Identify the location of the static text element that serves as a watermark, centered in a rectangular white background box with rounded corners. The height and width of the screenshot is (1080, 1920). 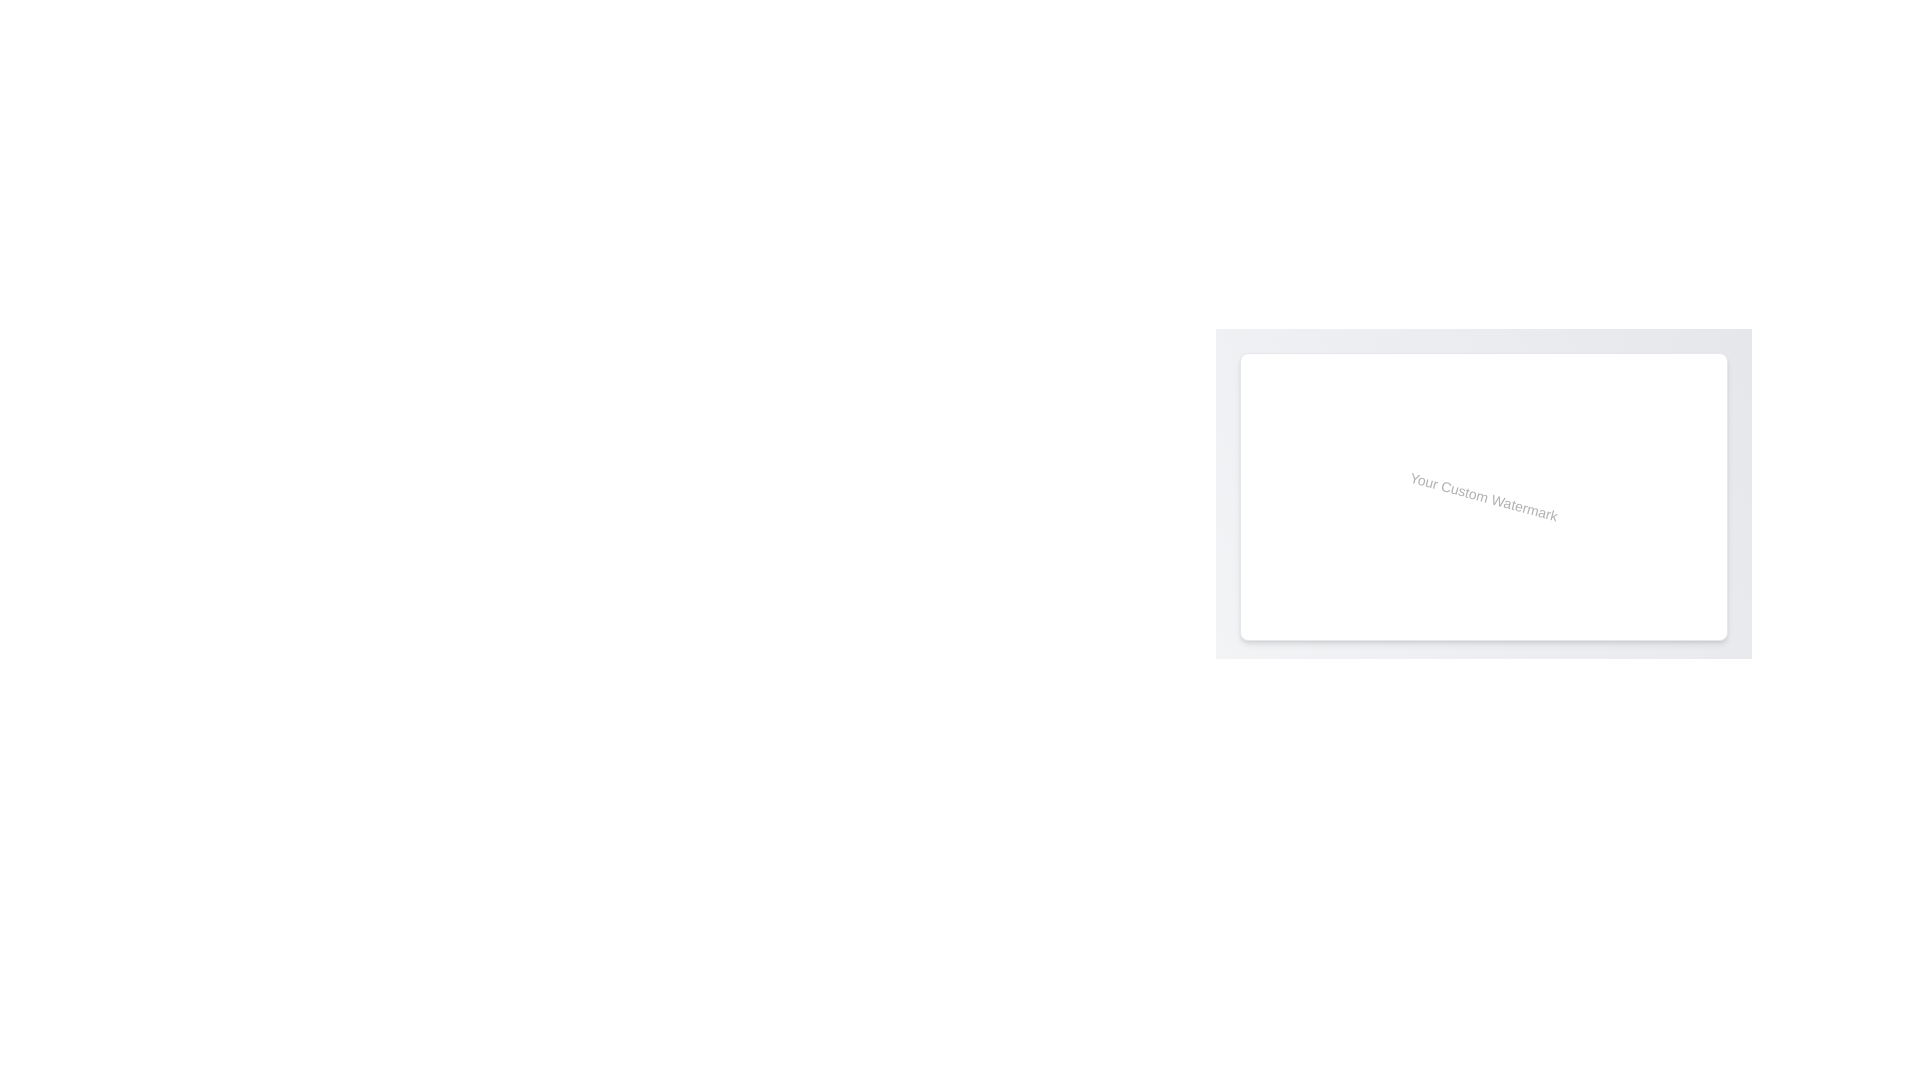
(1483, 495).